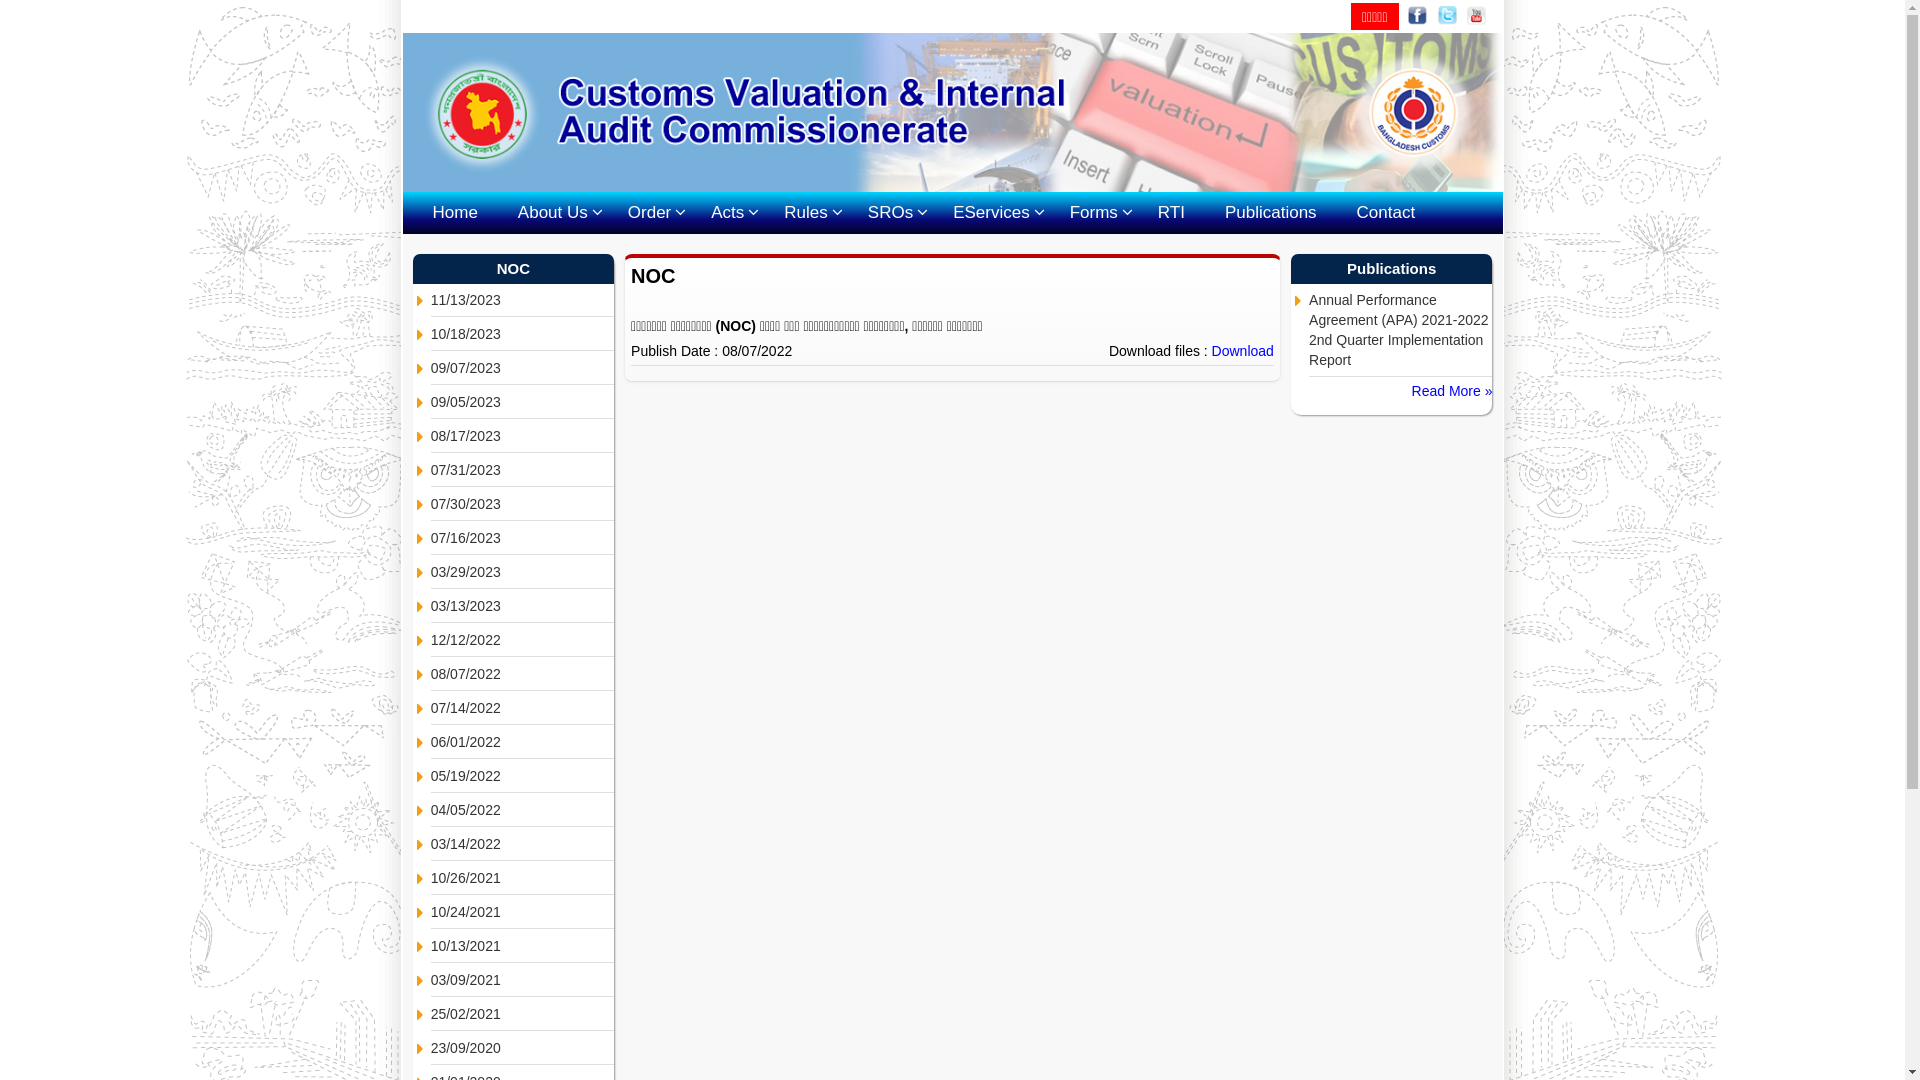 The image size is (1920, 1080). What do you see at coordinates (522, 470) in the screenshot?
I see `'07/31/2023'` at bounding box center [522, 470].